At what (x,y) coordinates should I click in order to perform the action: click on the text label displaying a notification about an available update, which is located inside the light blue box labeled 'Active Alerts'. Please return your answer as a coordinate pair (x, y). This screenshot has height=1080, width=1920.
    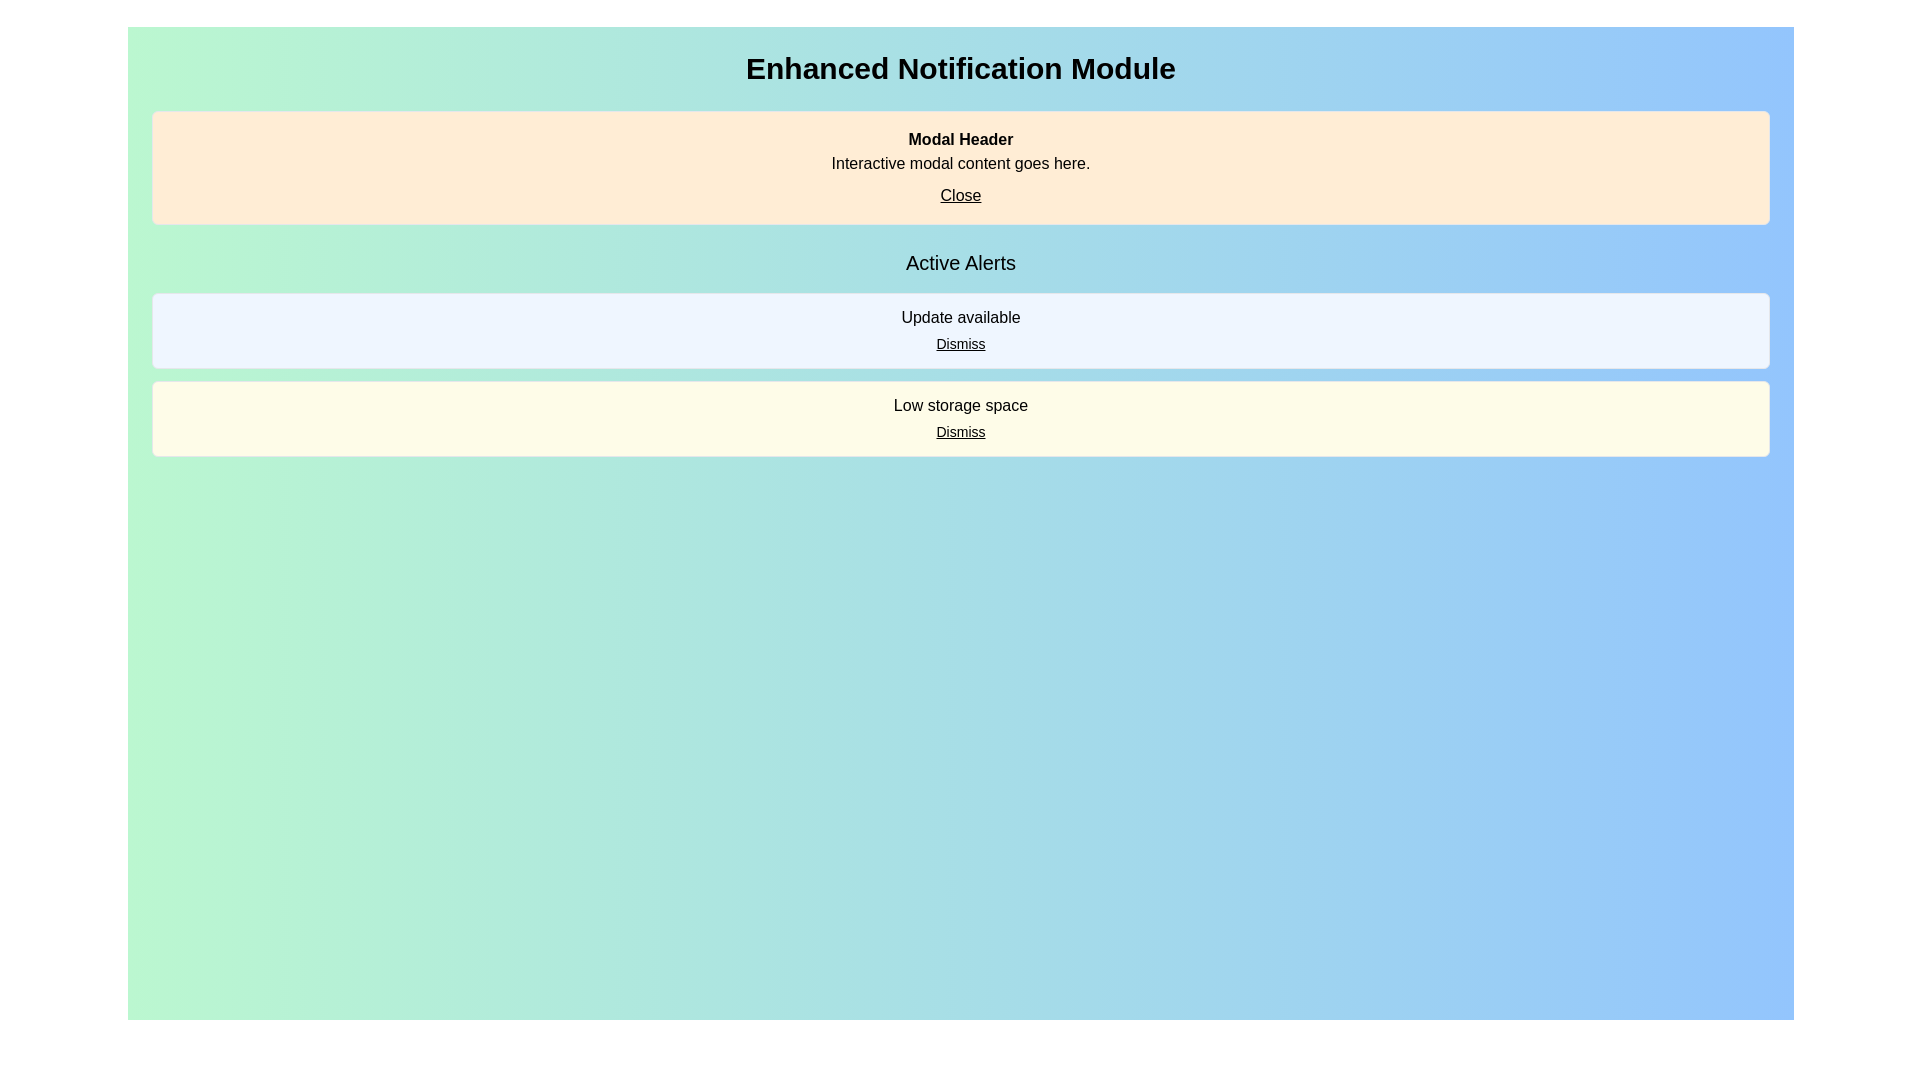
    Looking at the image, I should click on (960, 316).